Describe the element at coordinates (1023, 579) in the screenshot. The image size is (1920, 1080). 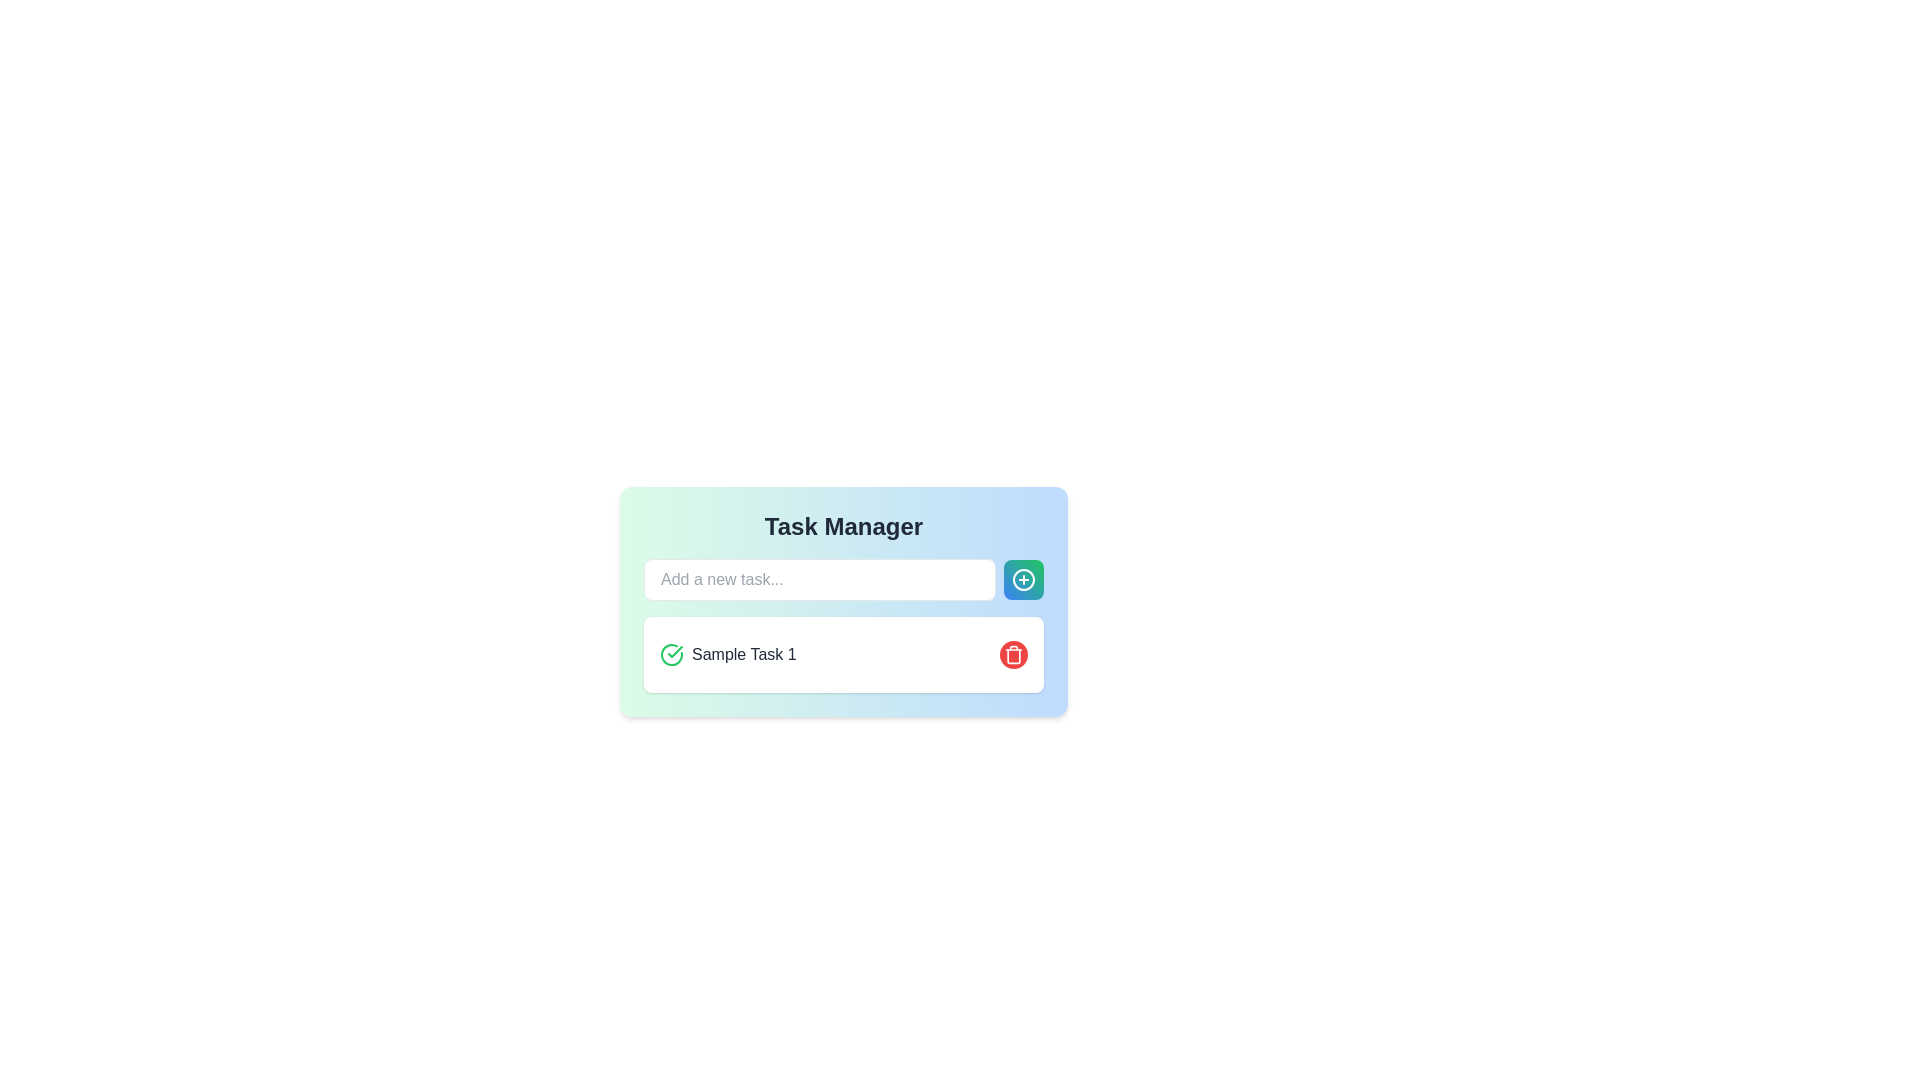
I see `the circular component with a radius of 10 units, styled with a white stroke, located in the top-right corner of the Task Manager interface` at that location.